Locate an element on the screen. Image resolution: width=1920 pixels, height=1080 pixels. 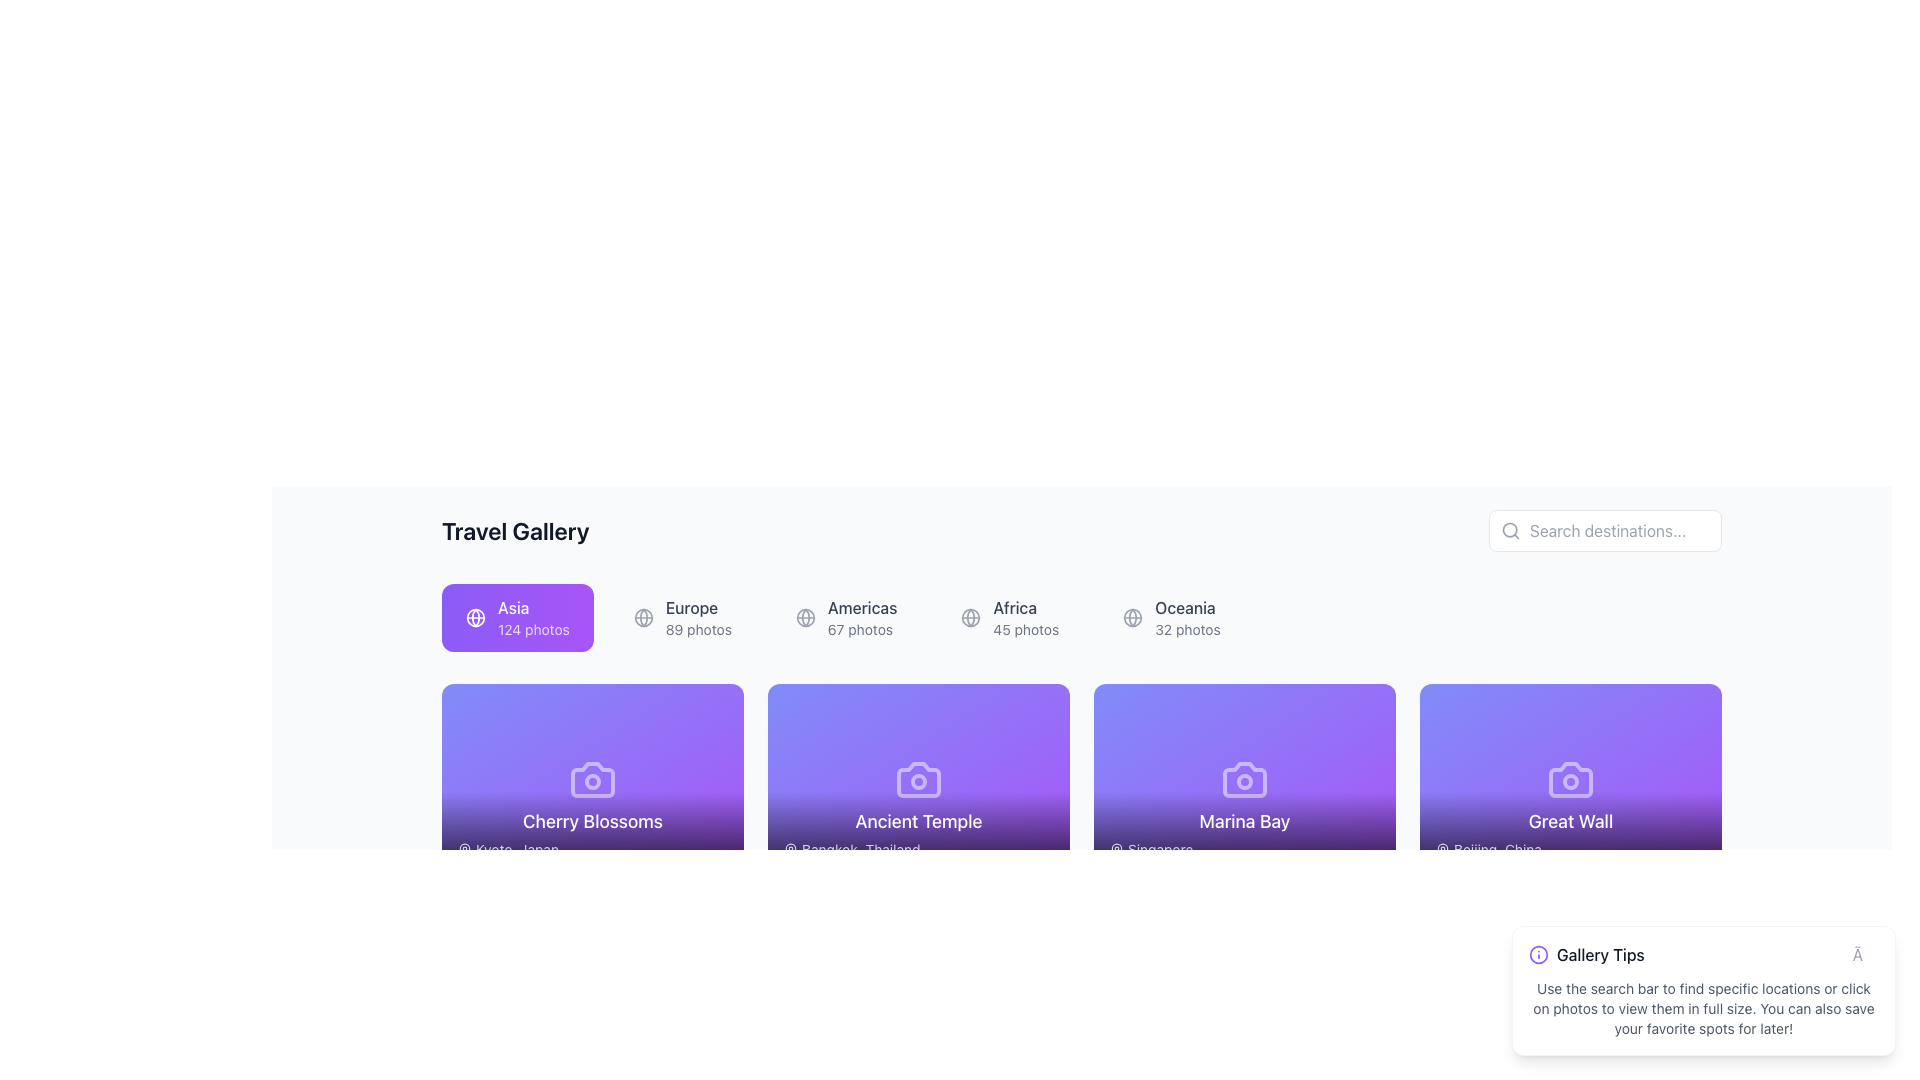
text label at the bottom center of the 'Ancient Temple' card, which provides a location-related description is located at coordinates (917, 833).